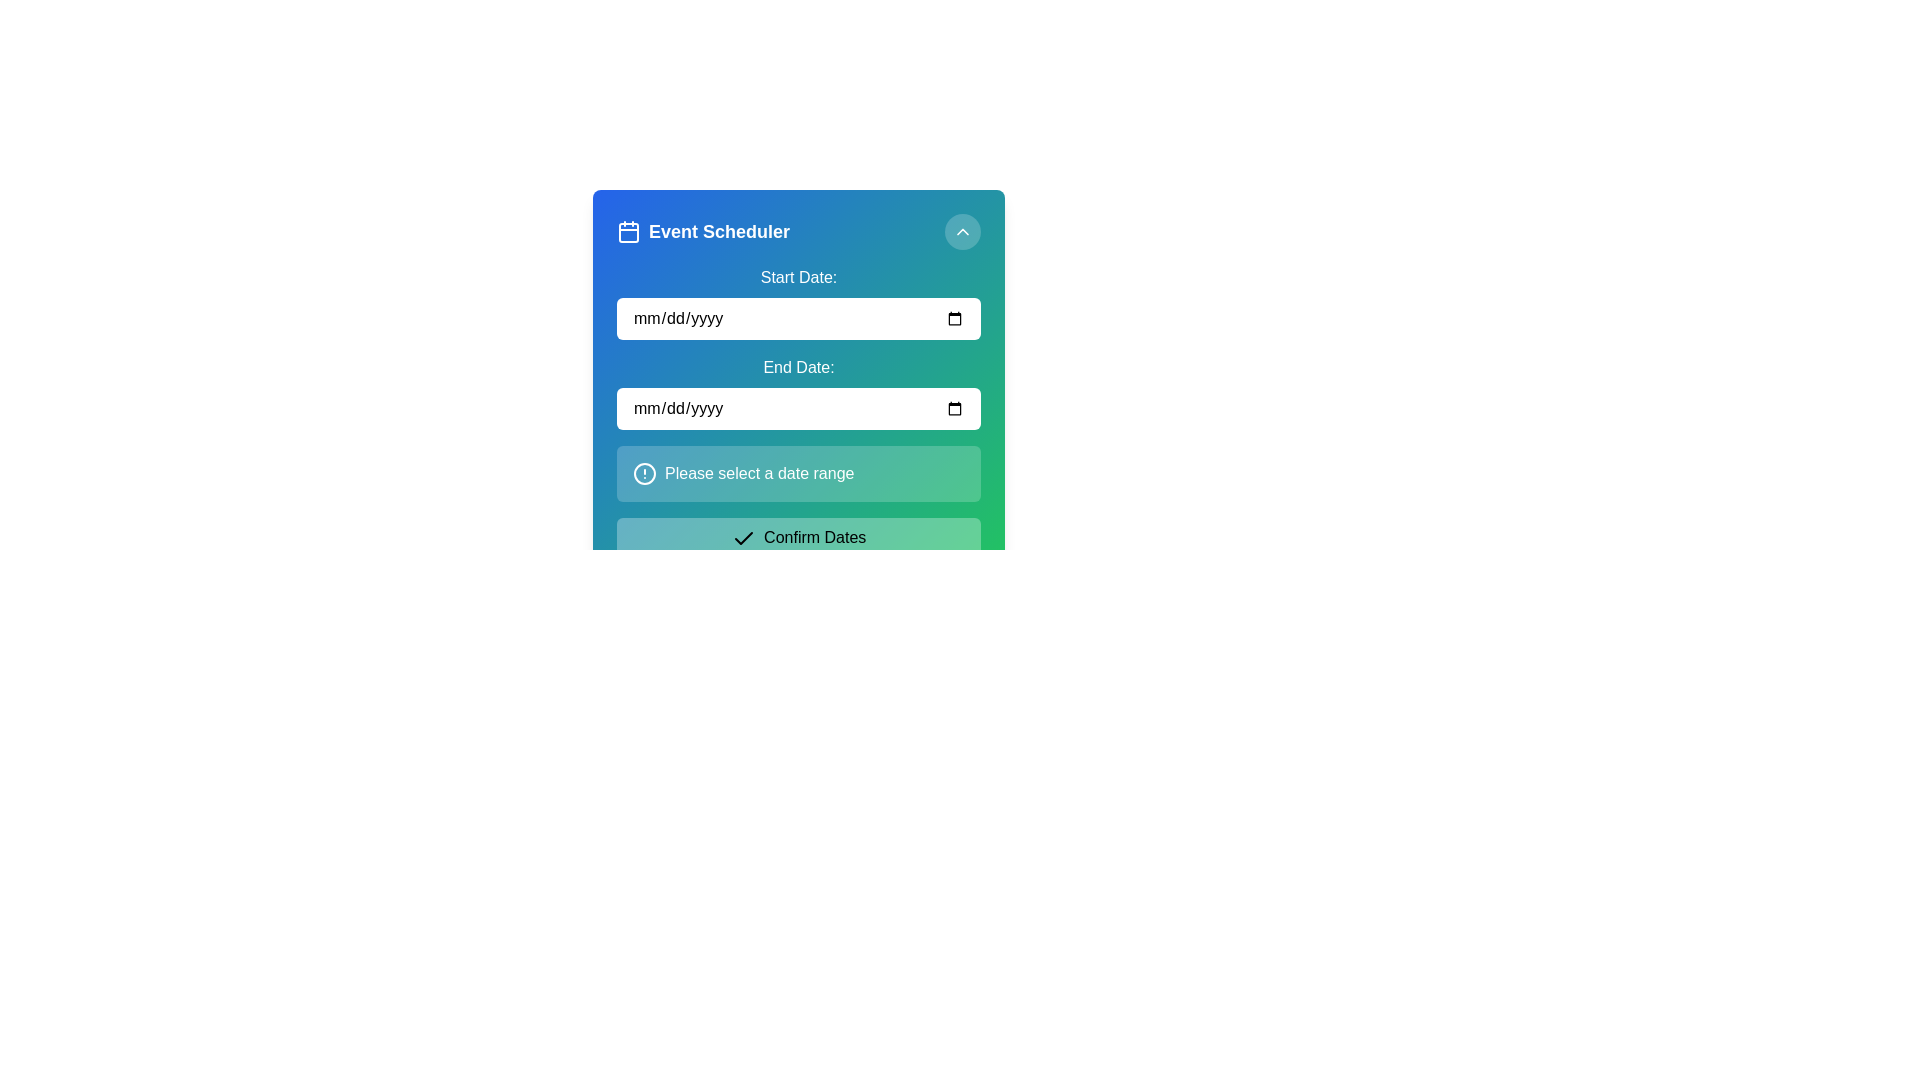 This screenshot has height=1080, width=1920. What do you see at coordinates (797, 367) in the screenshot?
I see `the text label that reads 'End Date:', which is styled with a clean font and positioned above the date input field in a vertically aligned form` at bounding box center [797, 367].